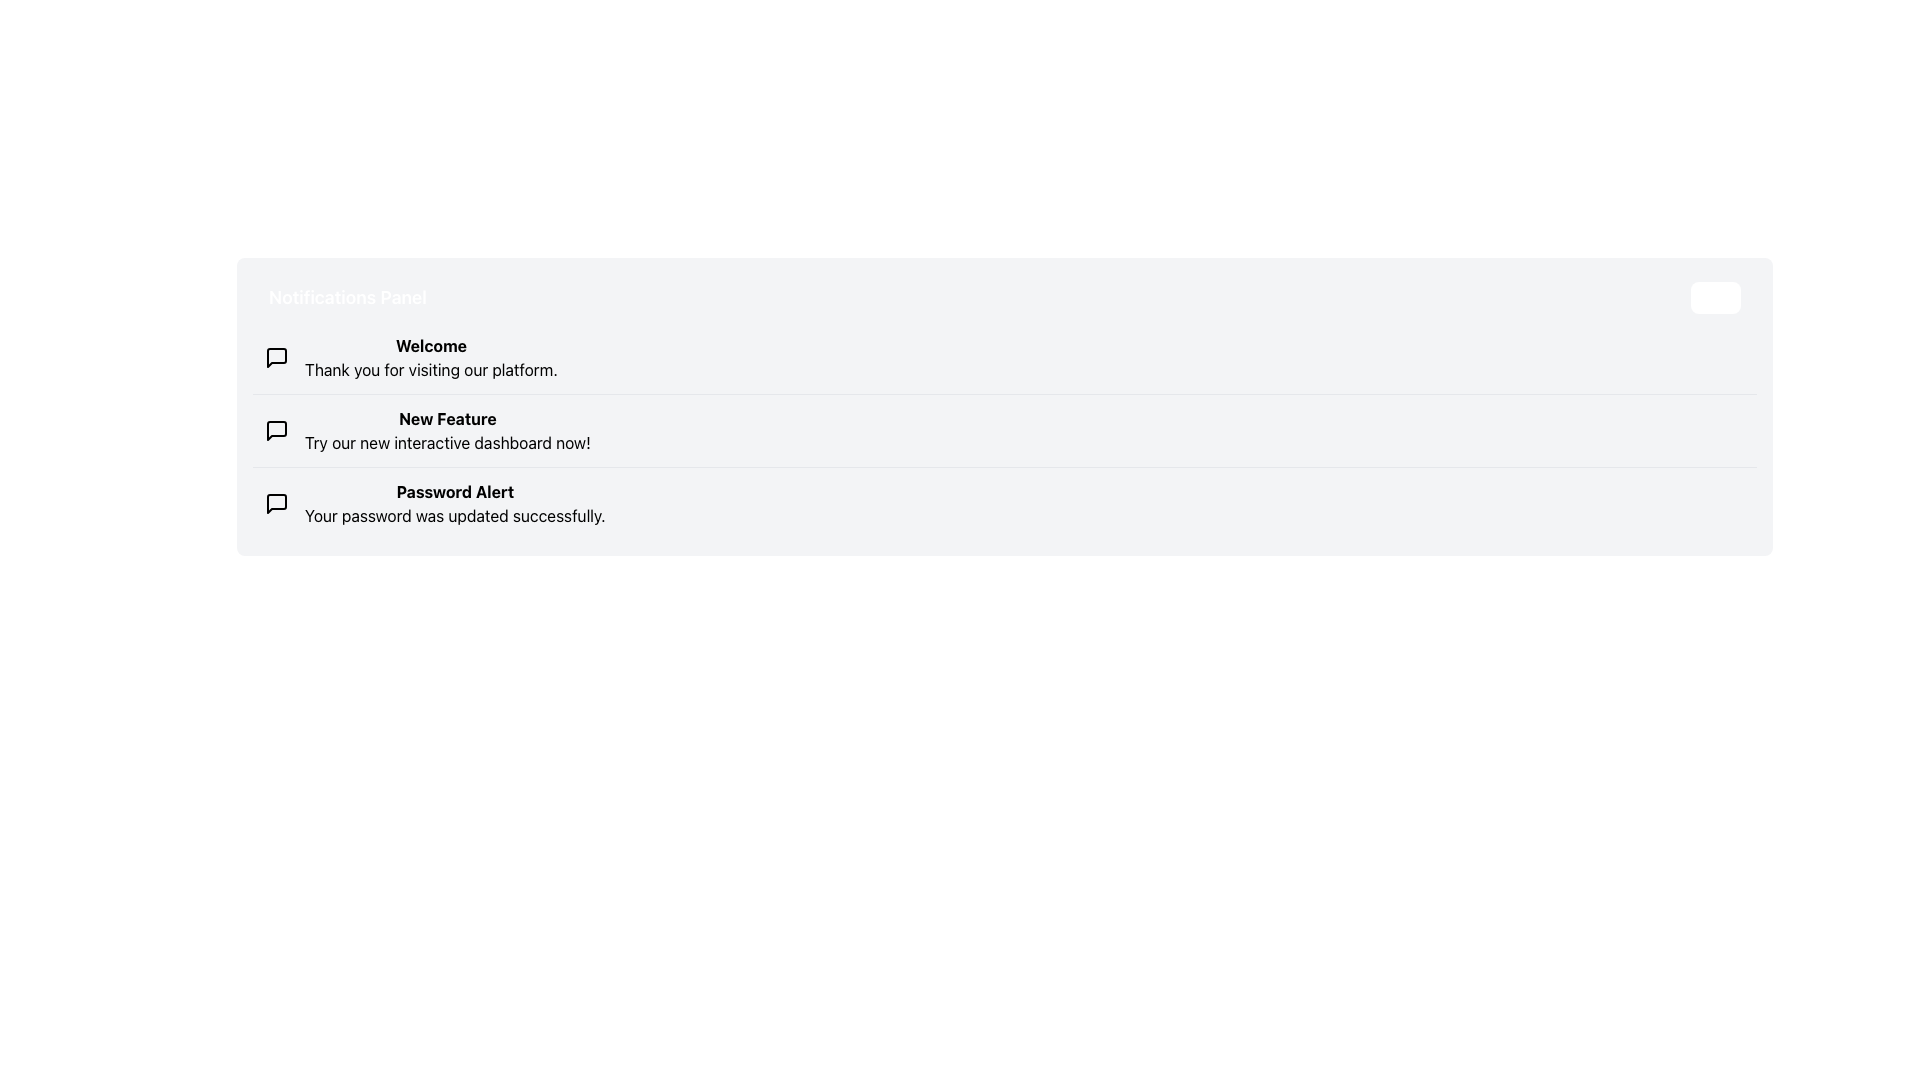 The width and height of the screenshot is (1920, 1080). I want to click on the messaging icon representing the 'New Feature' notification, which is located to the left of the title 'New Feature', so click(276, 430).